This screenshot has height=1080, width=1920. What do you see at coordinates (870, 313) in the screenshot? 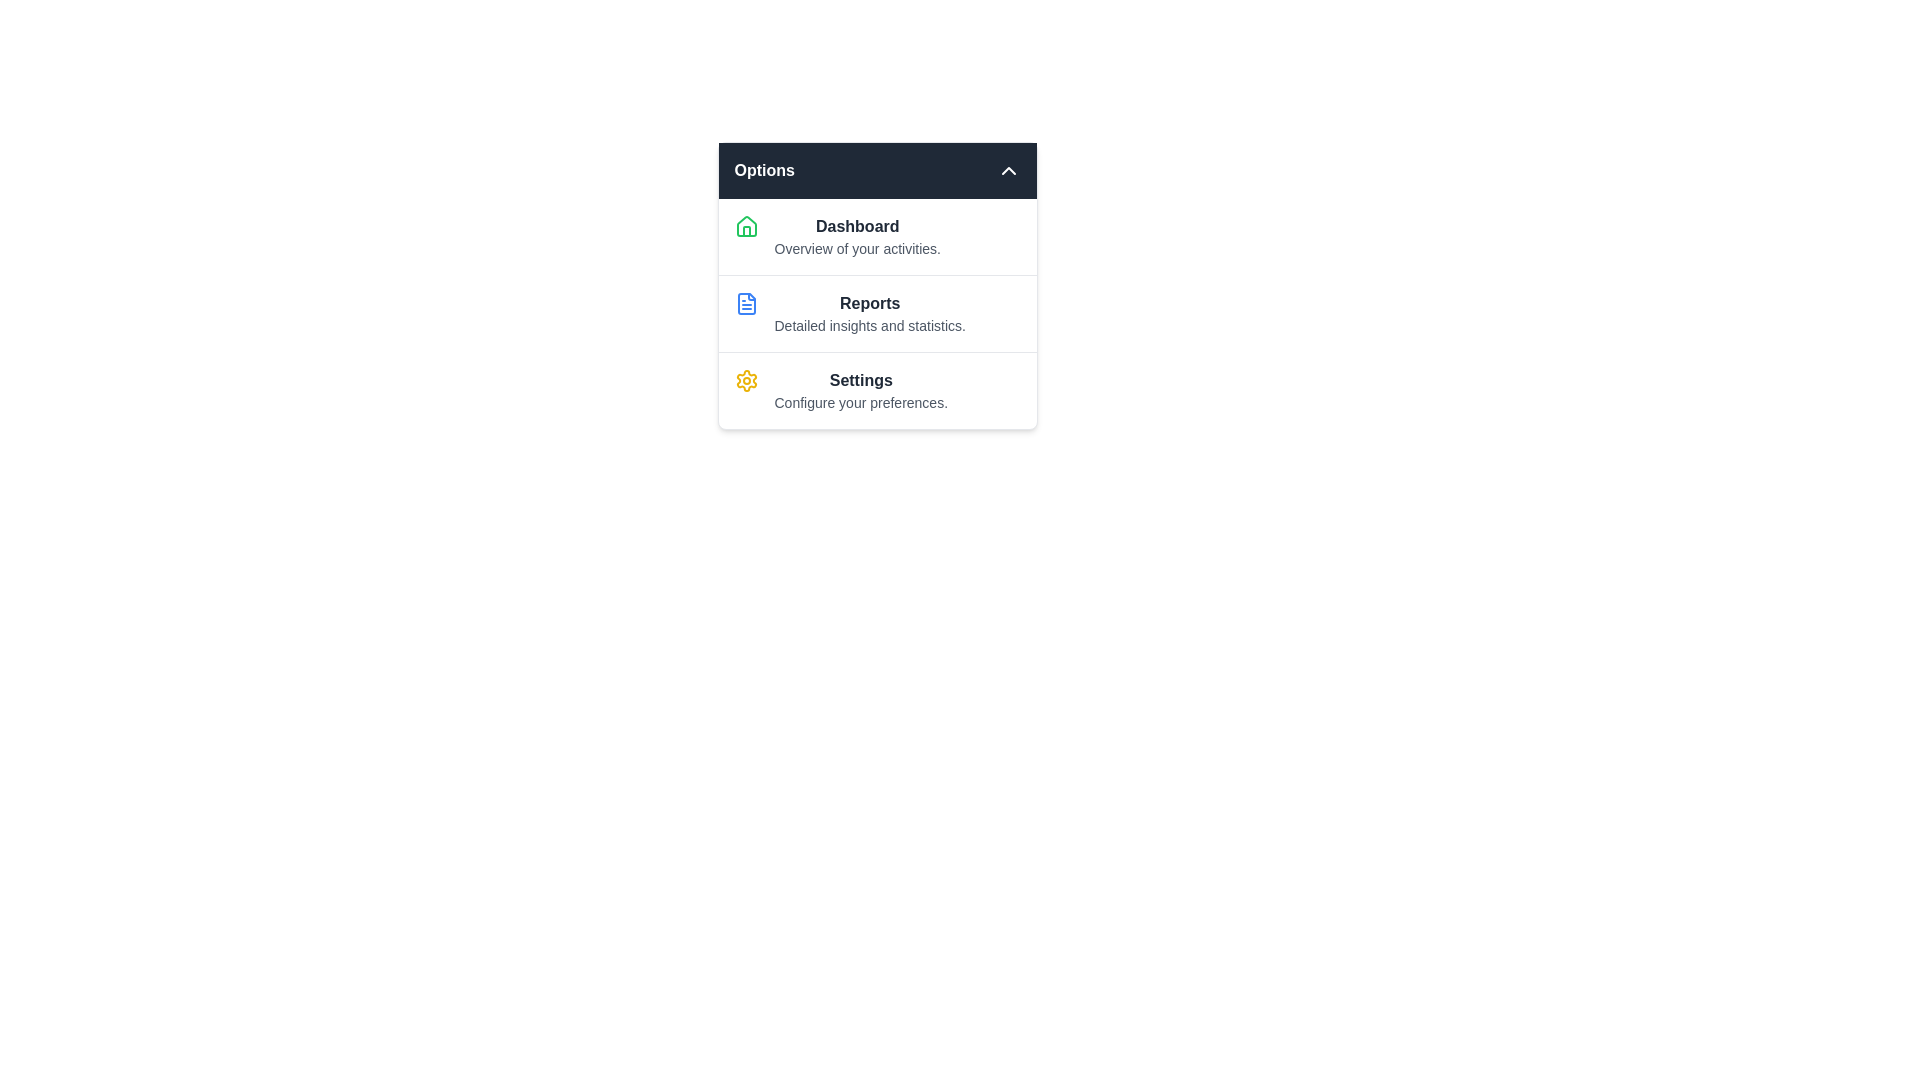
I see `on the 'Reports' list item in the menu that is highlighted, which is the second item in the vertical list, positioned between 'Dashboard' and 'Settings'` at bounding box center [870, 313].